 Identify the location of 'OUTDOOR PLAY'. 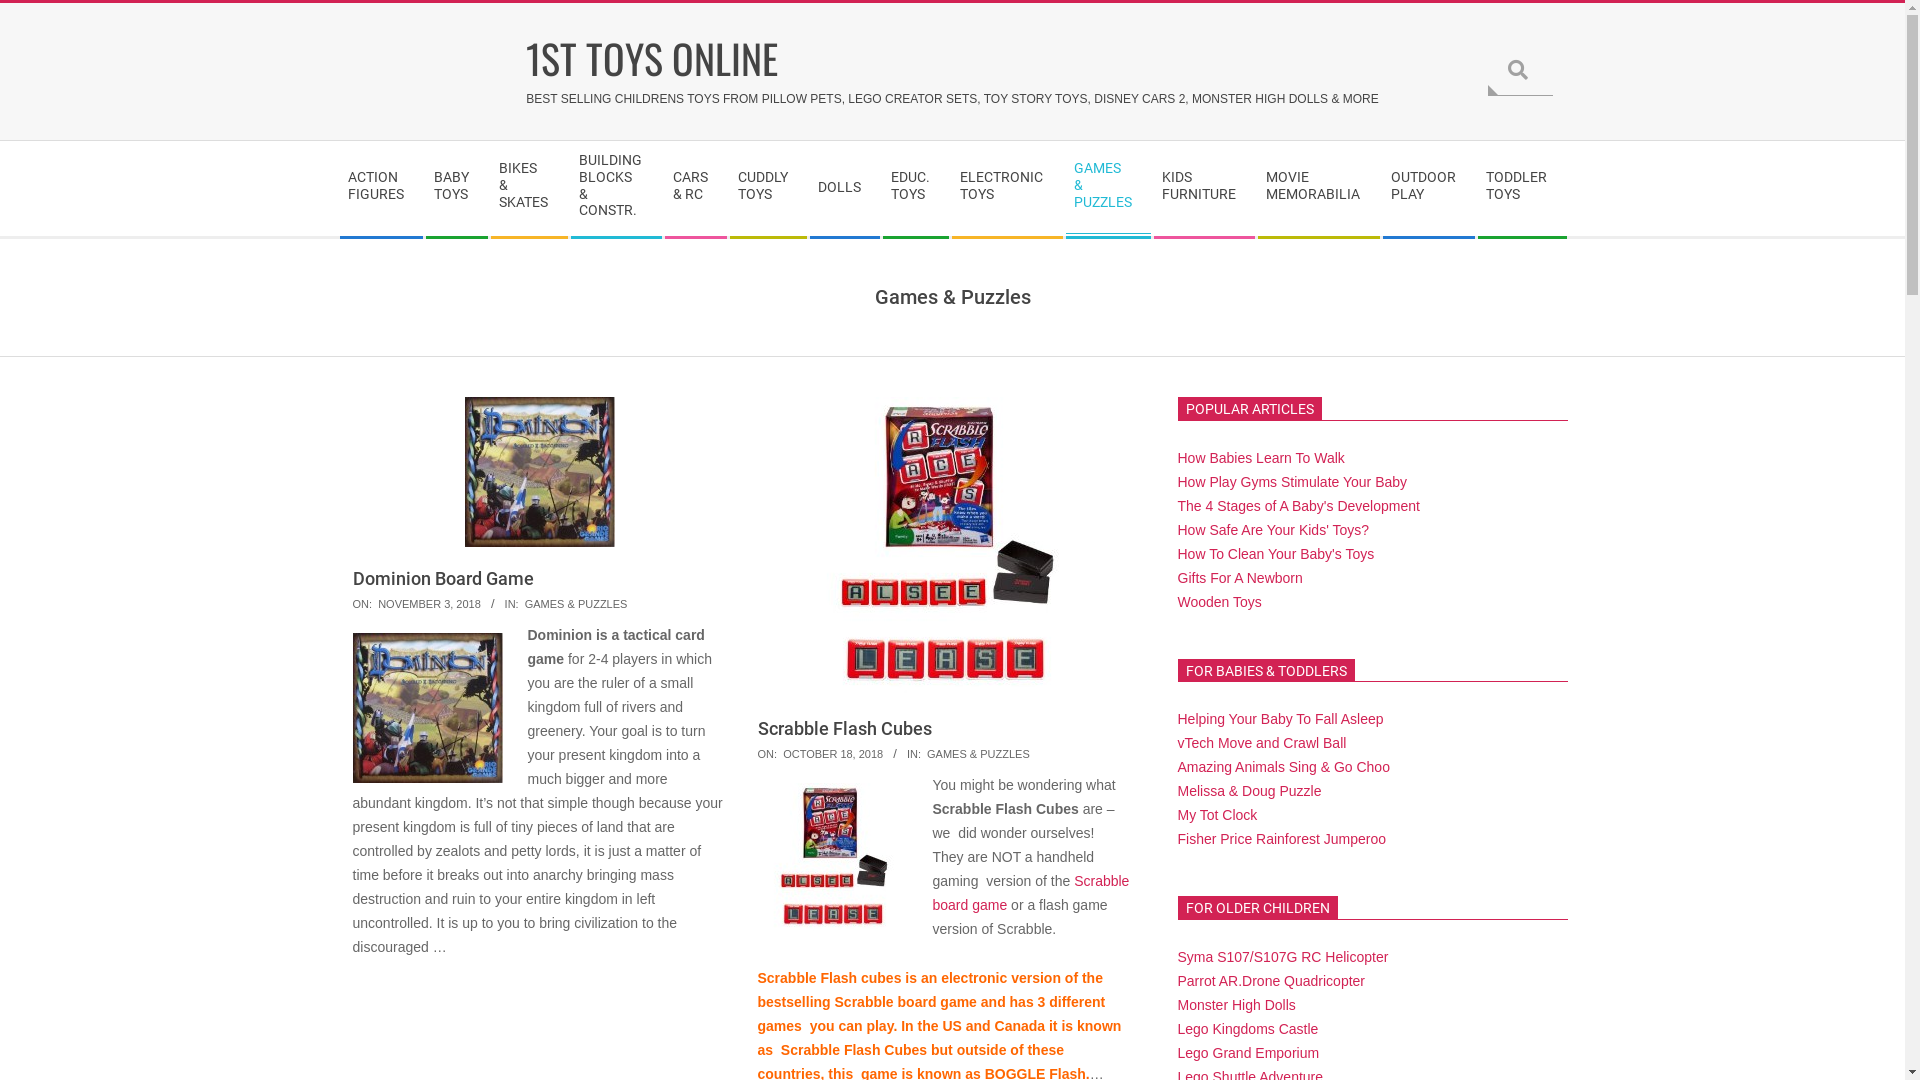
(1427, 189).